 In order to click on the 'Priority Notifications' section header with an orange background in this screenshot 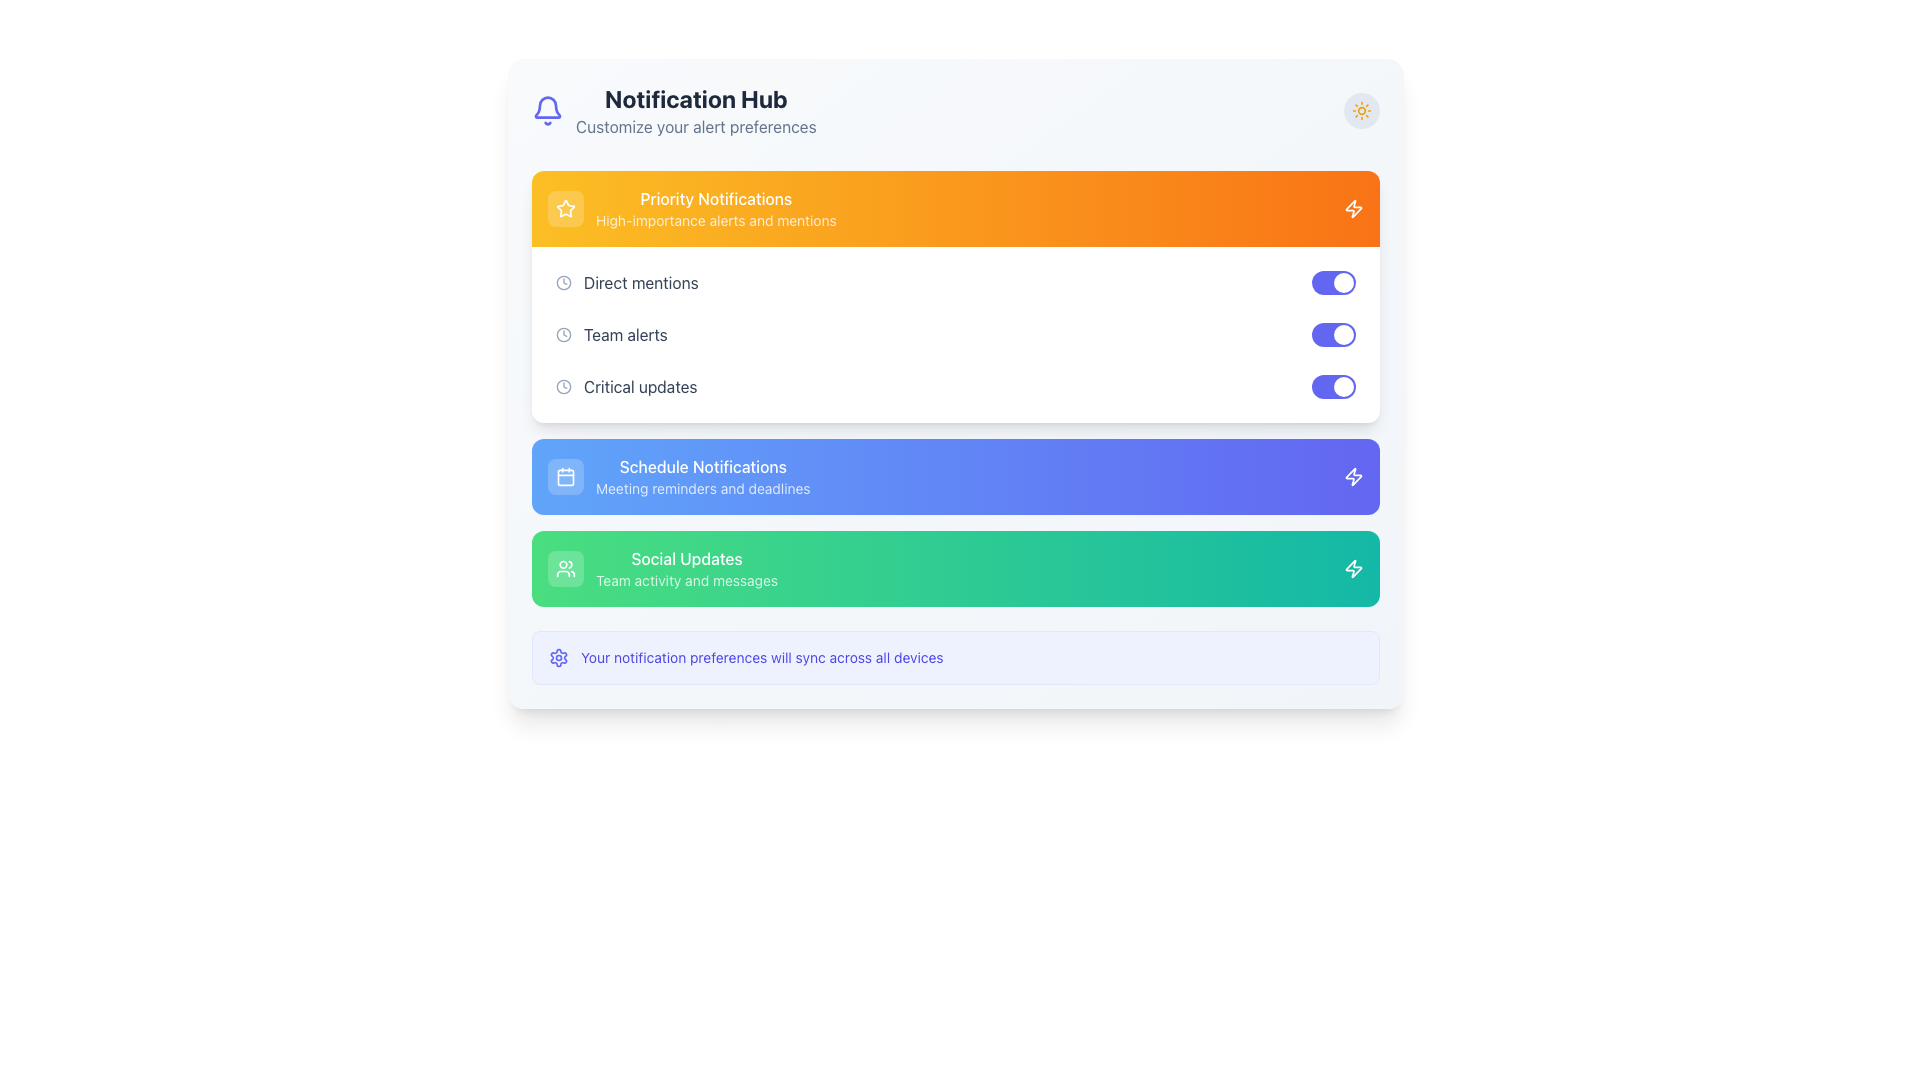, I will do `click(692, 208)`.